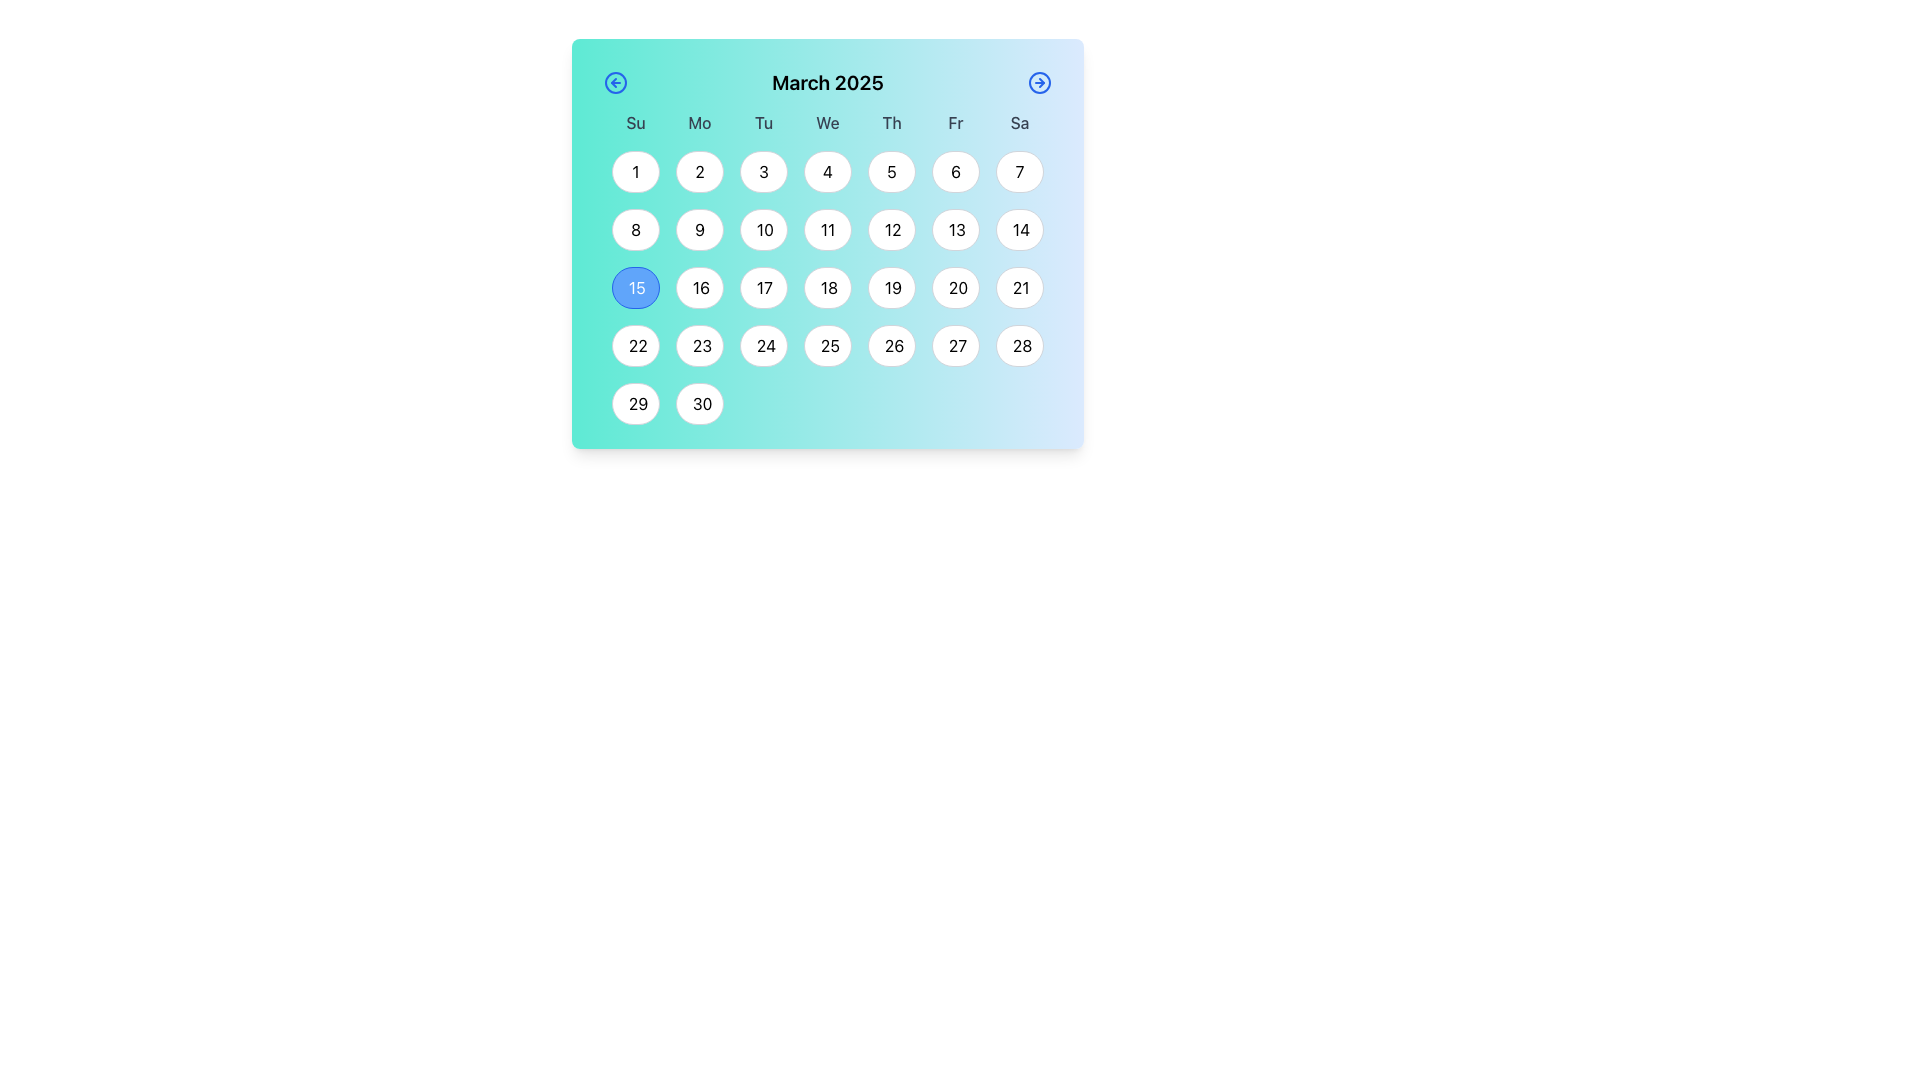 The height and width of the screenshot is (1080, 1920). What do you see at coordinates (828, 82) in the screenshot?
I see `the text label displaying the current month and year in the calendar interface, located at the top-center above the grid of days` at bounding box center [828, 82].